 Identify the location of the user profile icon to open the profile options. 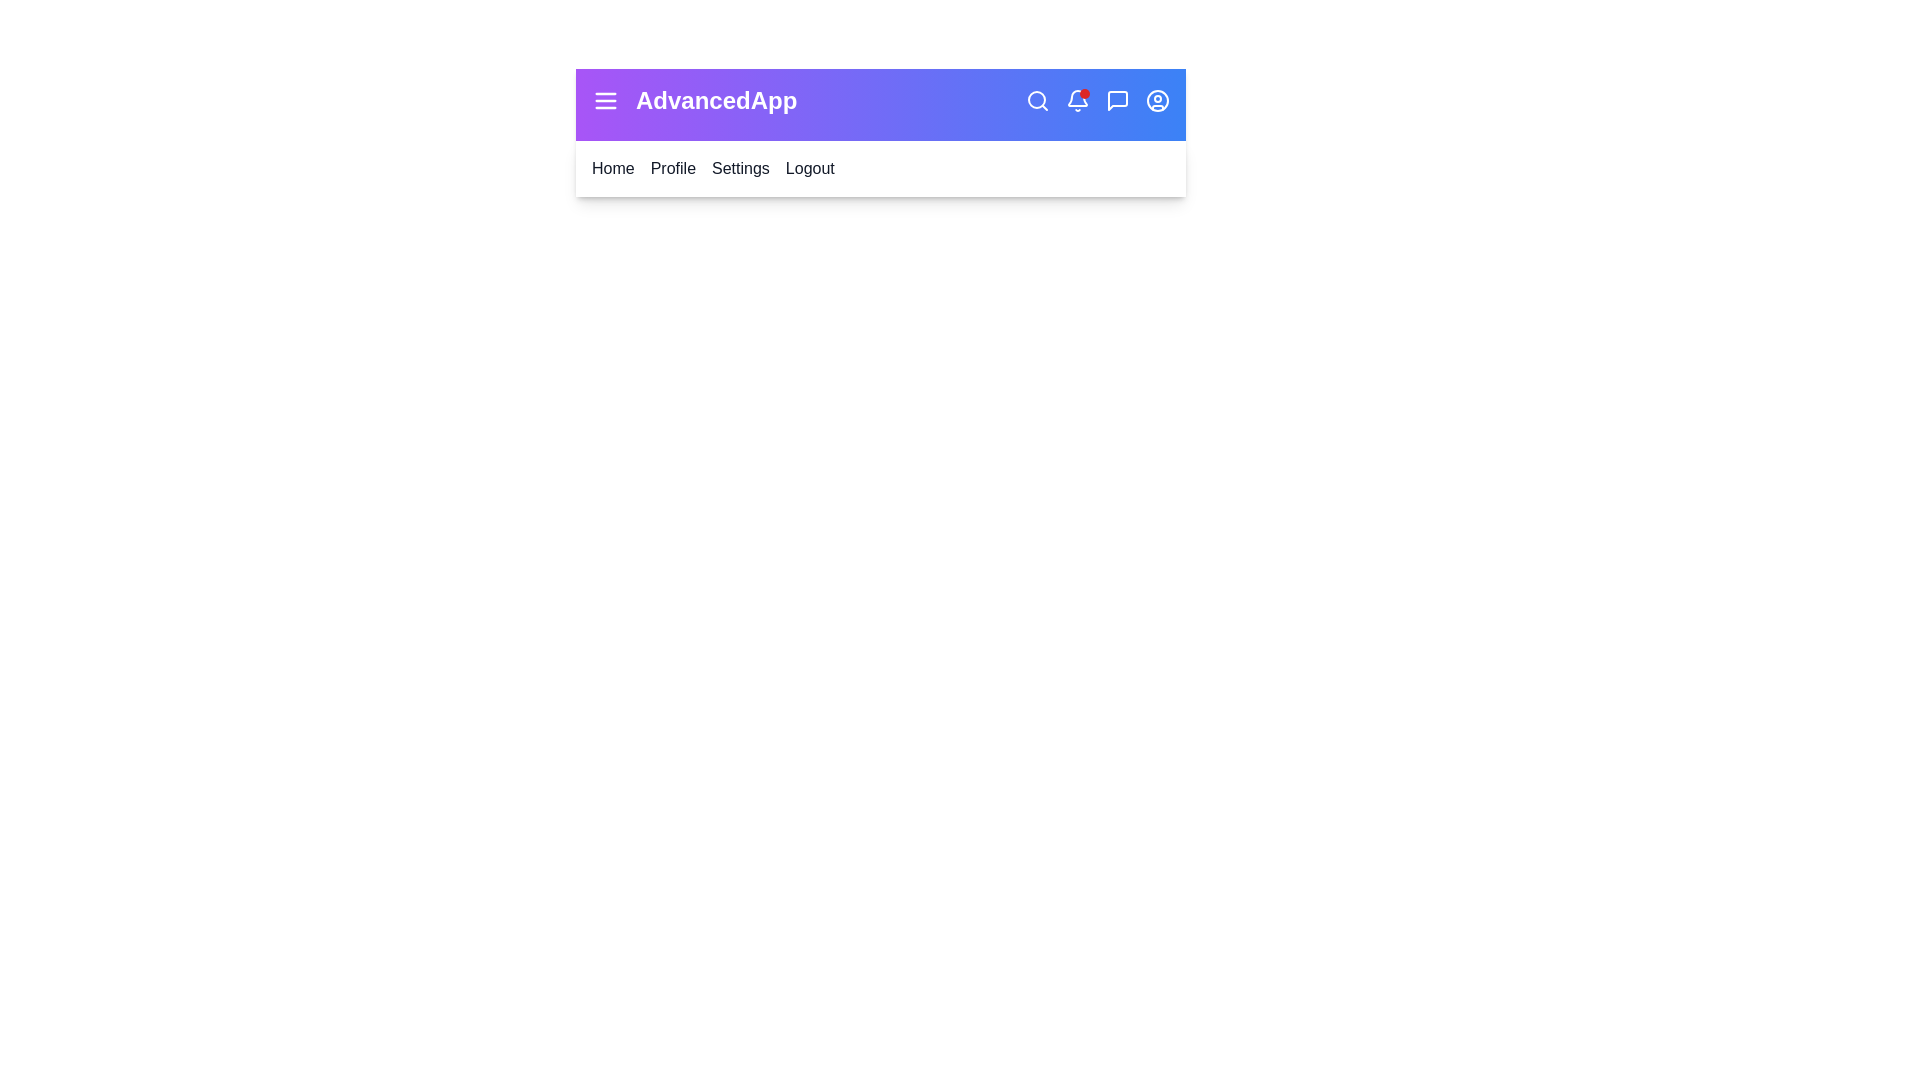
(1157, 100).